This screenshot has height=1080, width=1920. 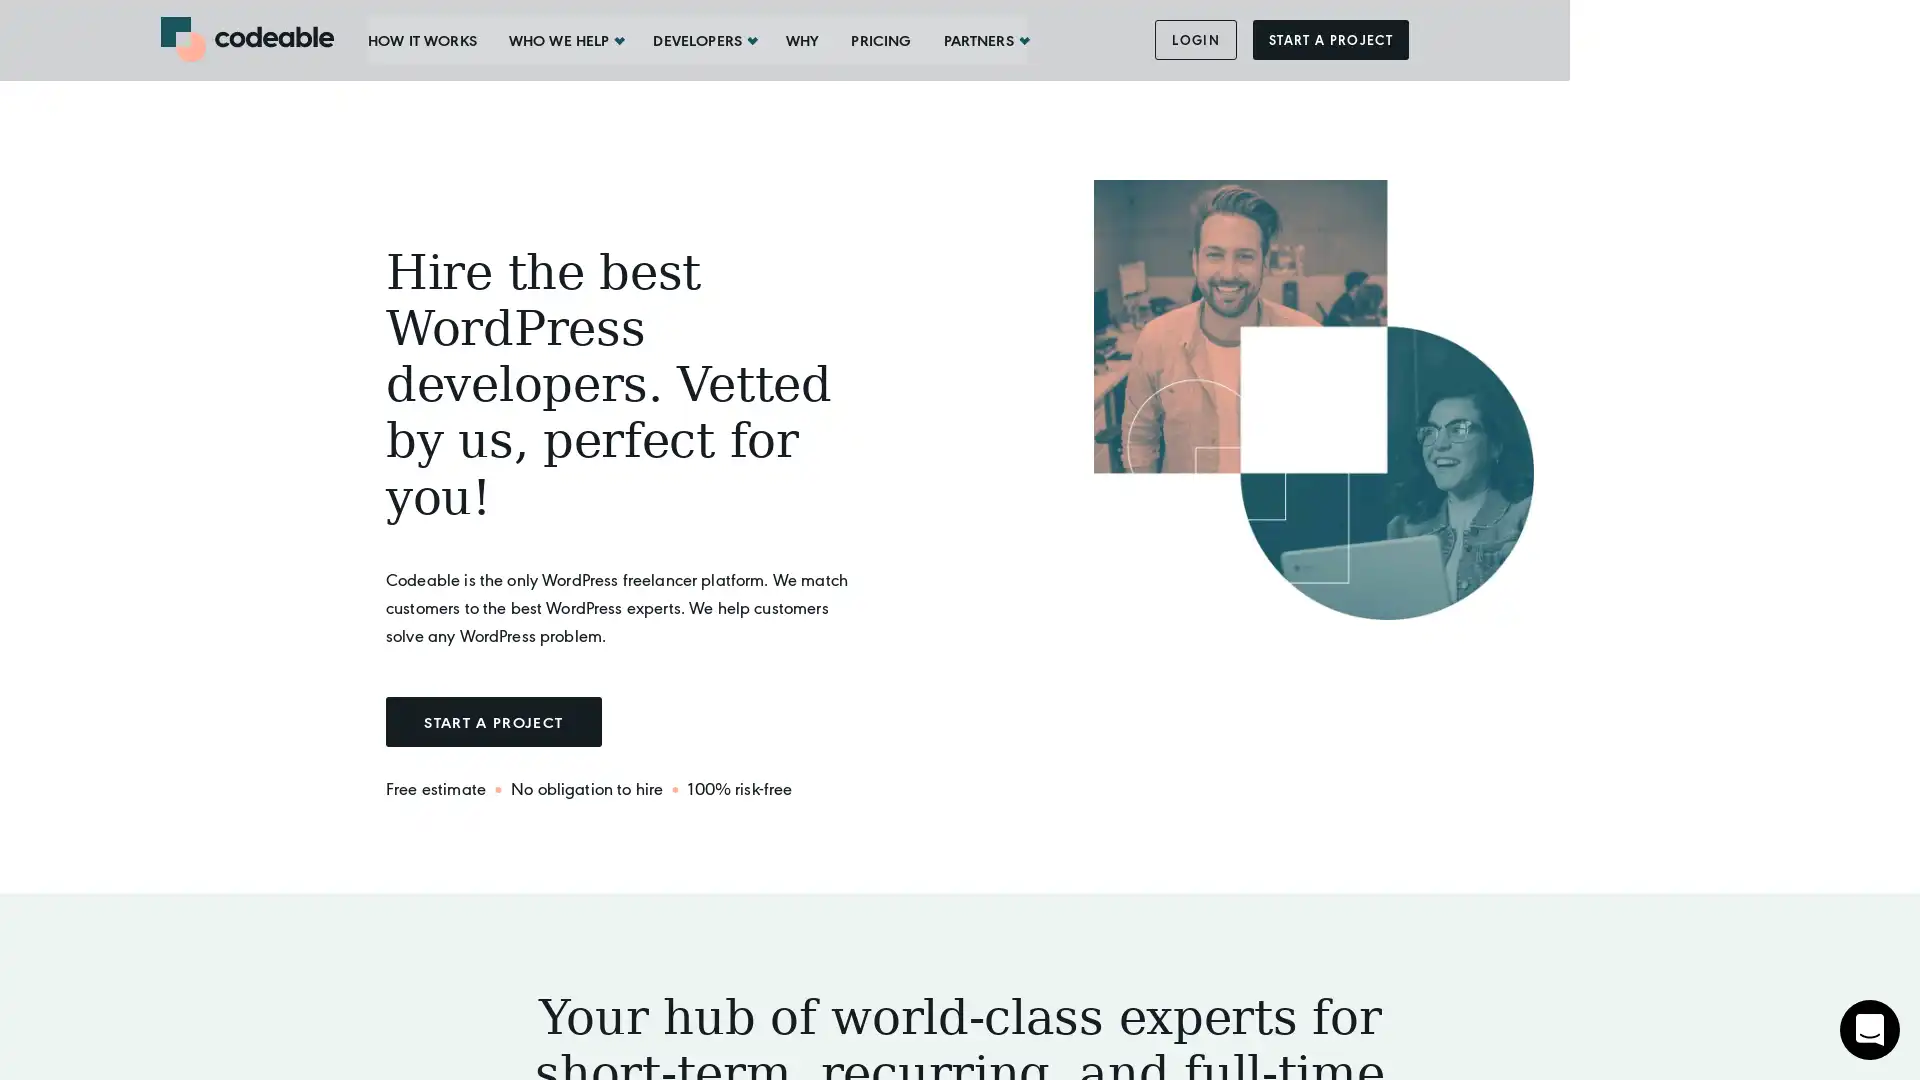 I want to click on Open Intercom, so click(x=1869, y=1029).